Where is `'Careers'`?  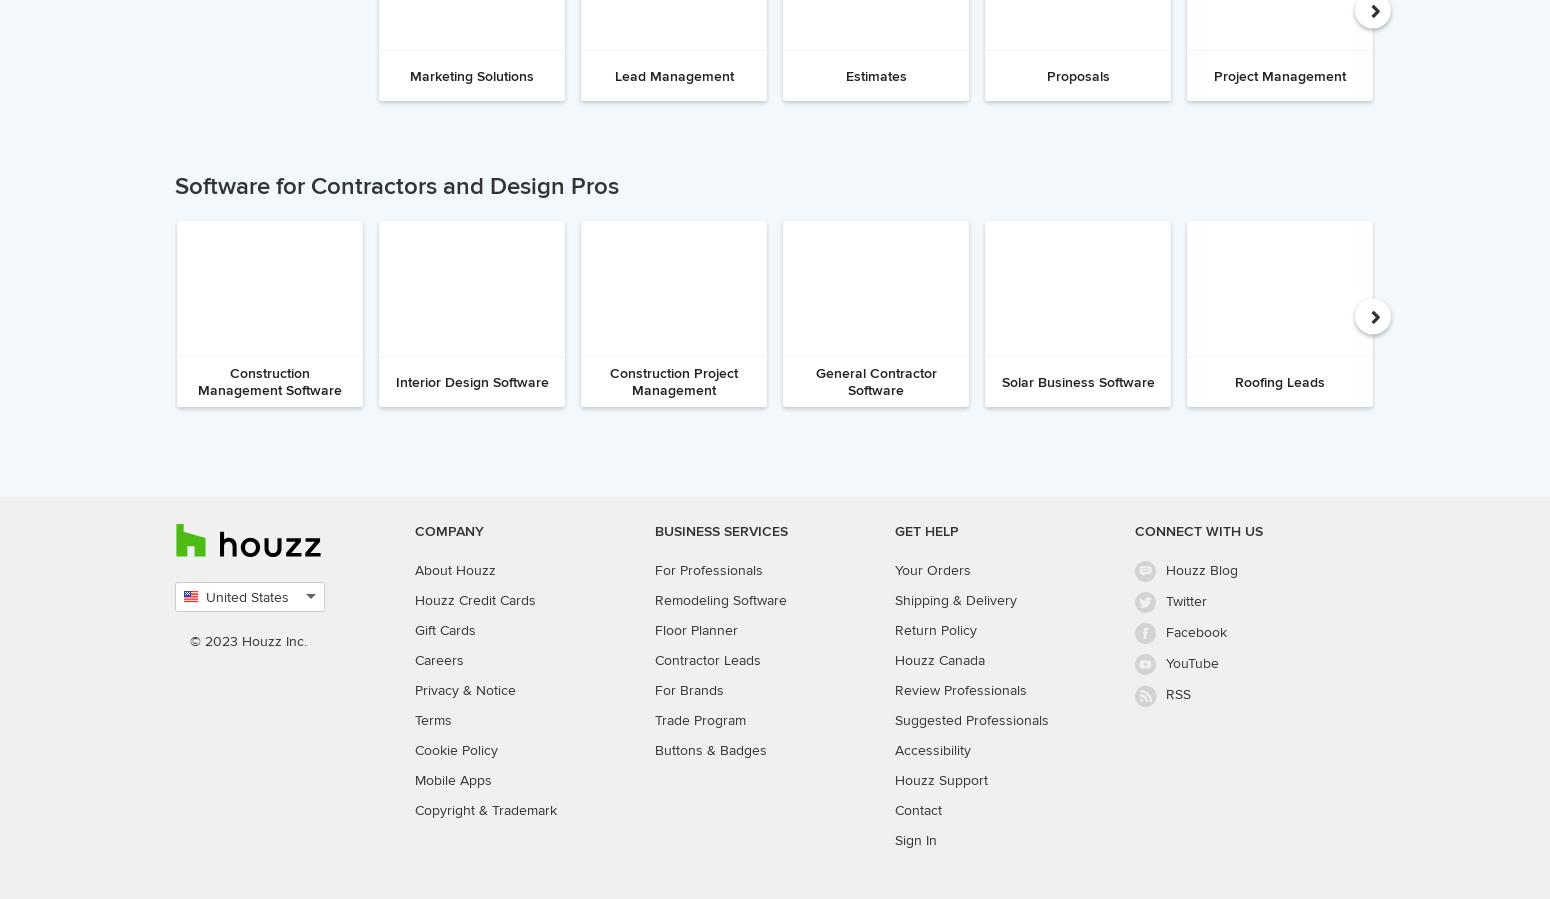 'Careers' is located at coordinates (439, 658).